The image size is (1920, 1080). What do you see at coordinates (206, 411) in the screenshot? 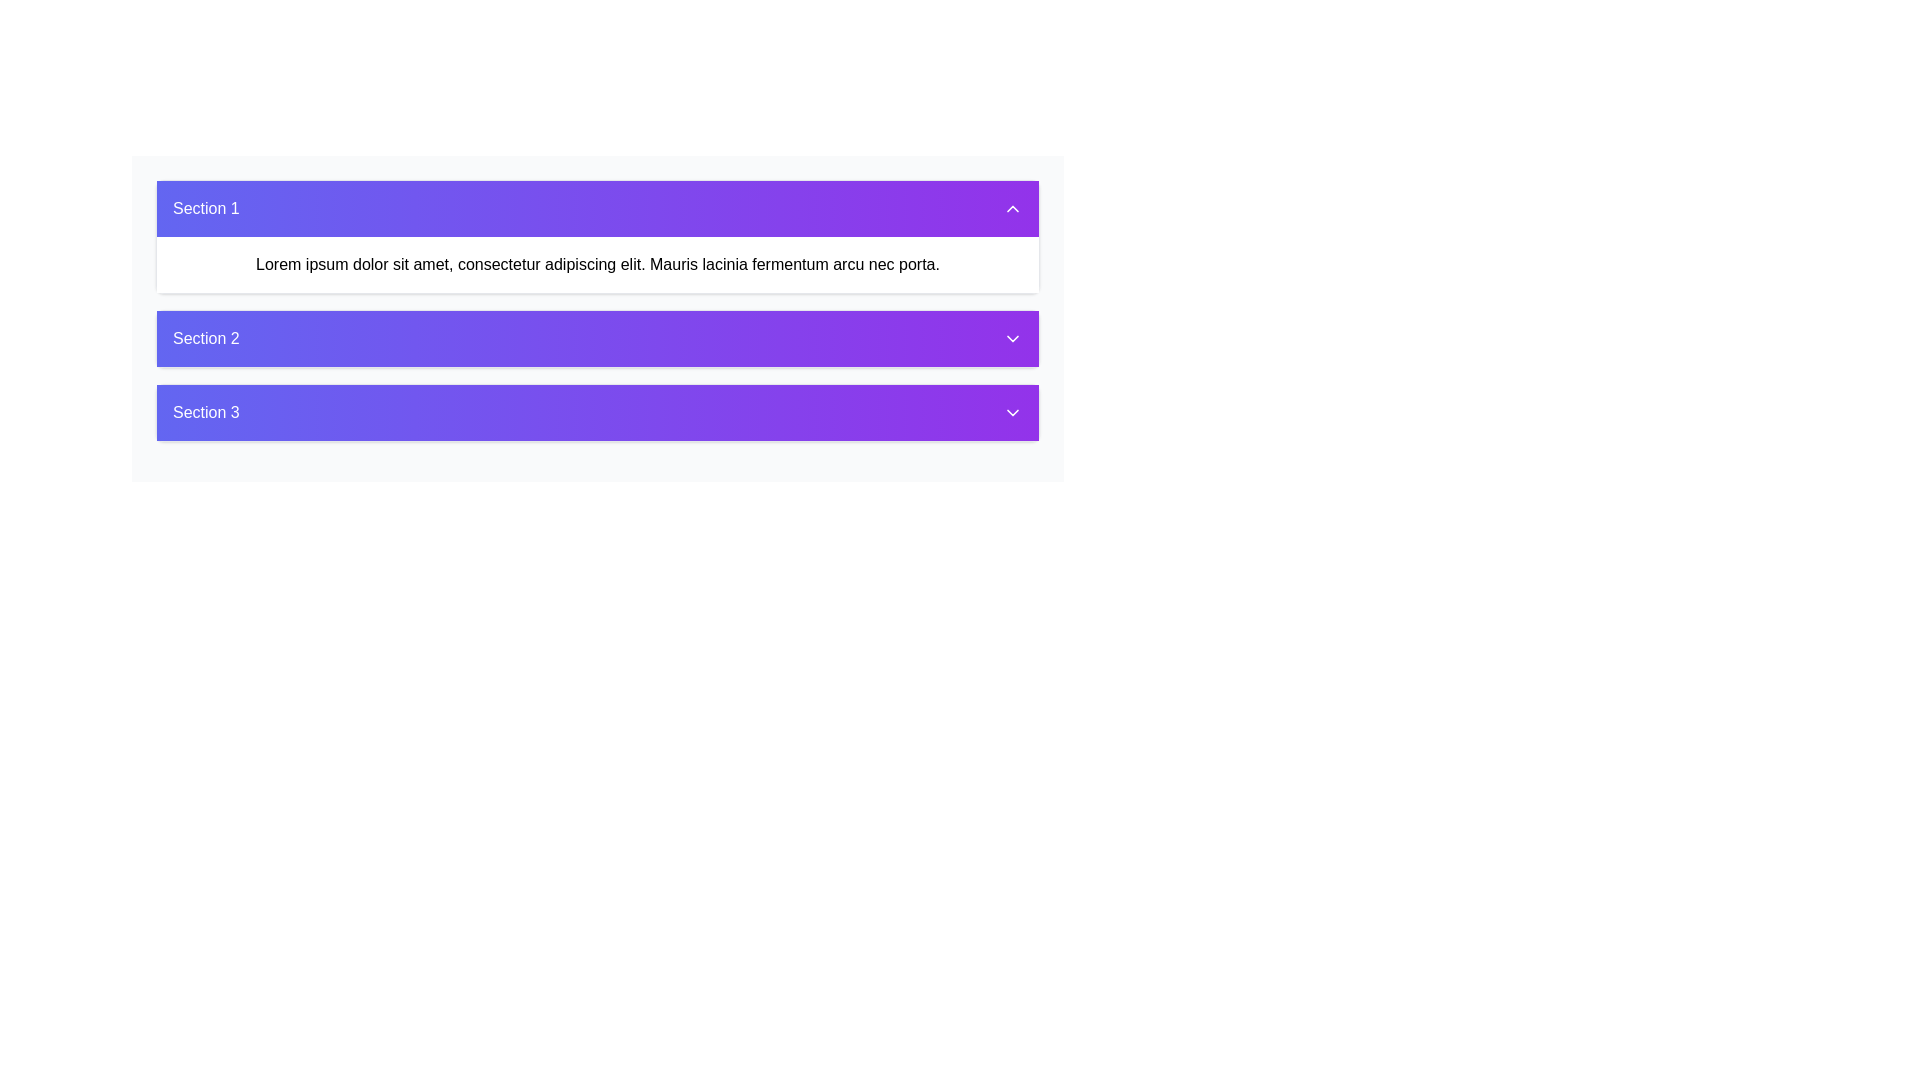
I see `the text label 'Section 3' displayed in white on a gradient background` at bounding box center [206, 411].